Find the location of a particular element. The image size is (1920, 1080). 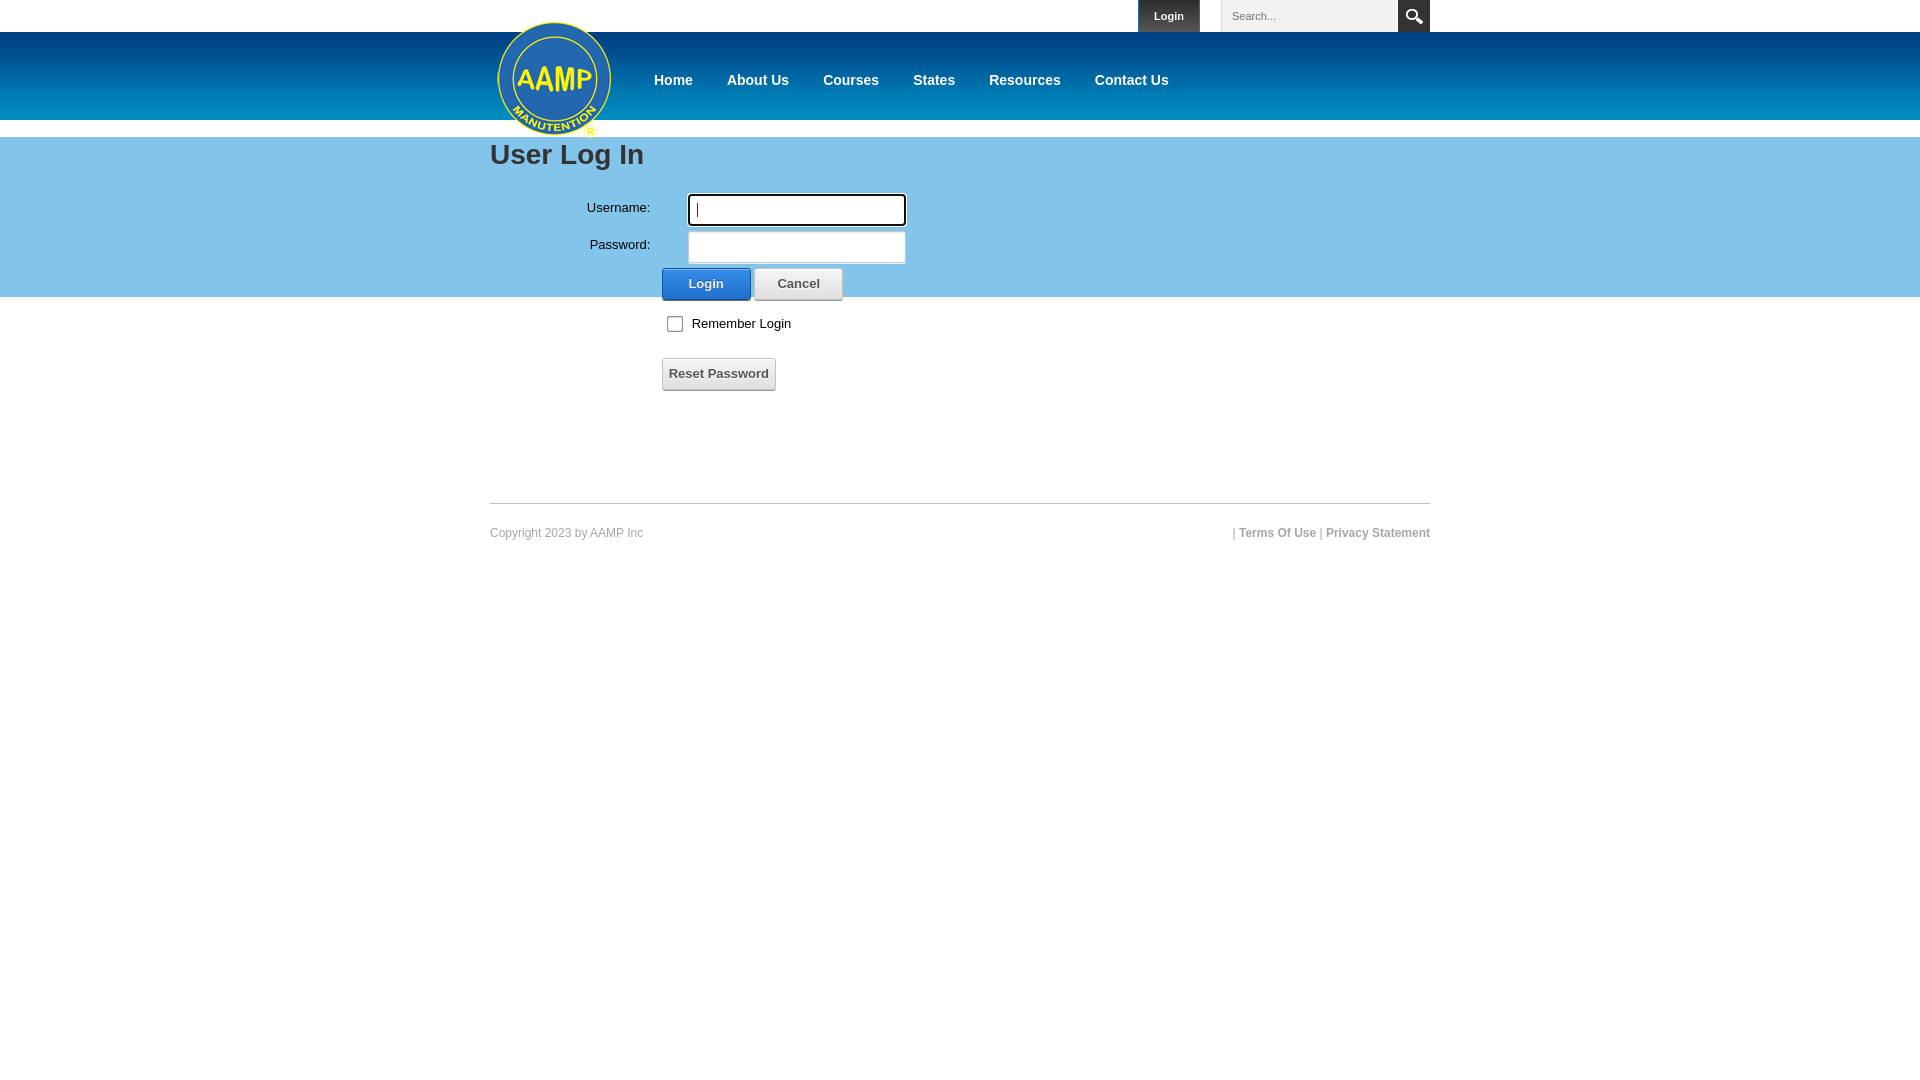

'Resources' is located at coordinates (1025, 79).